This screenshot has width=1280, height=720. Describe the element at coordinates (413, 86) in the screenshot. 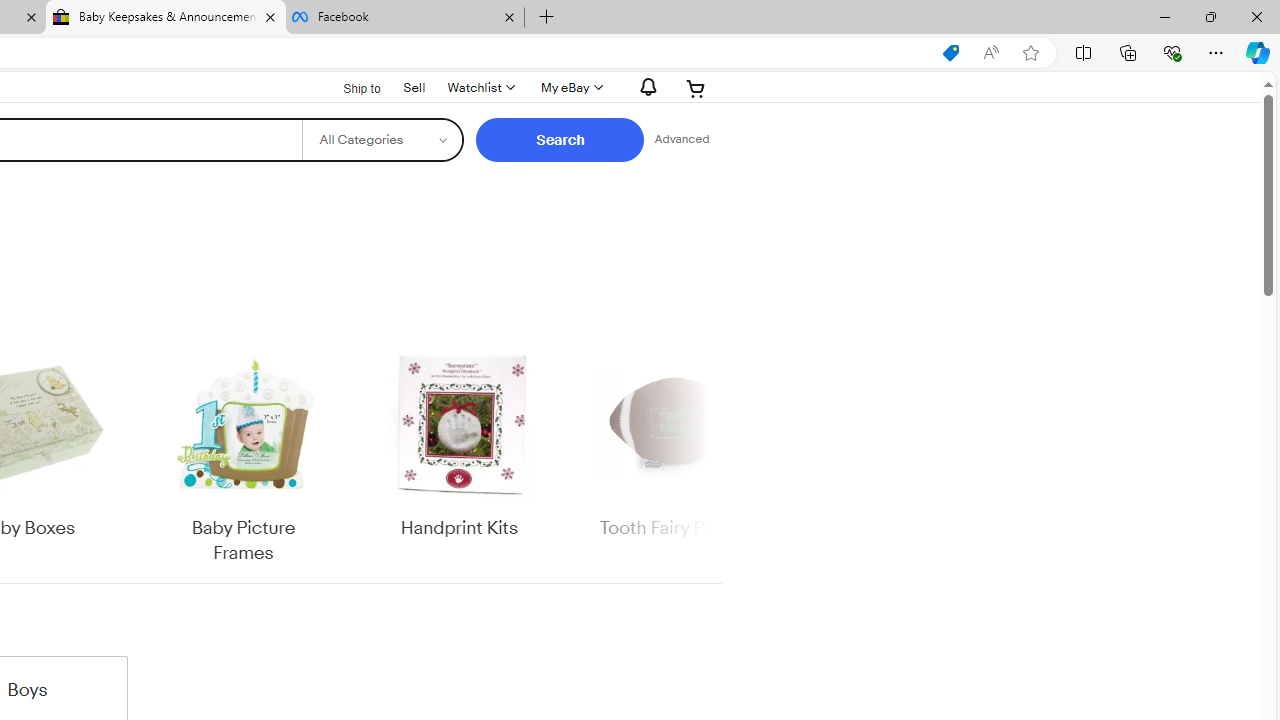

I see `'Sell'` at that location.